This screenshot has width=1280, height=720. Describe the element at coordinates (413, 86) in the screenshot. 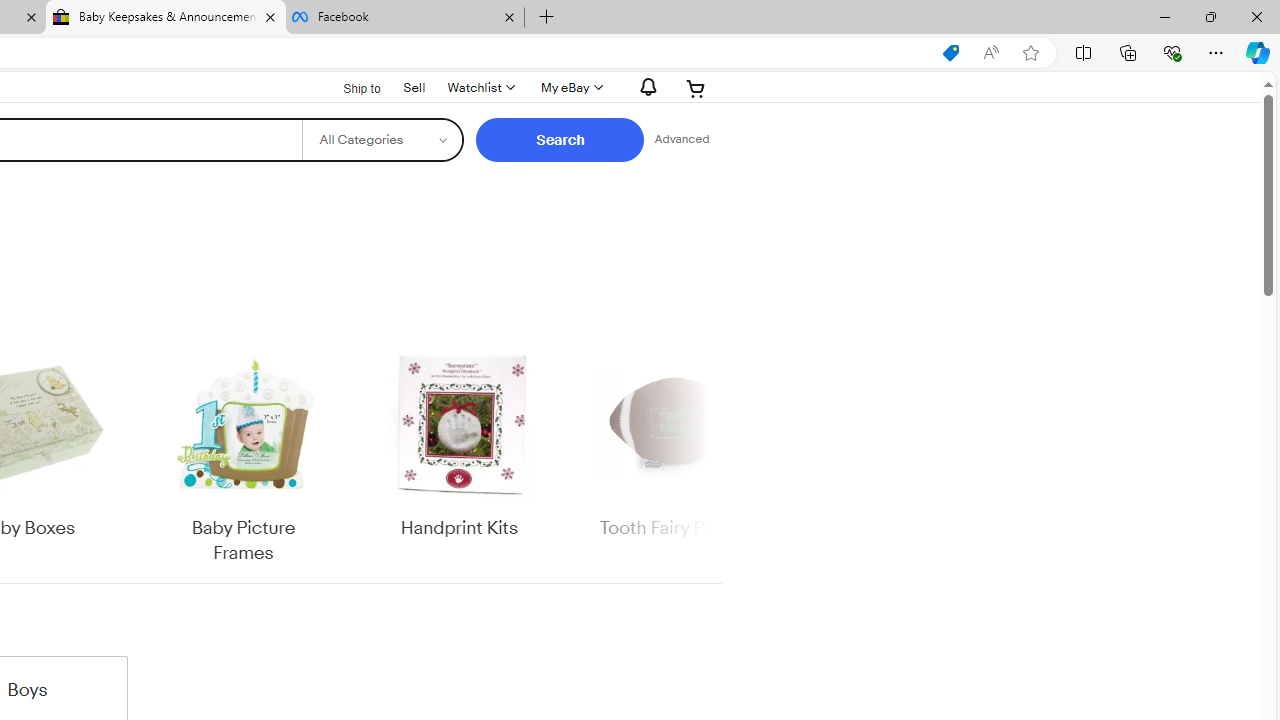

I see `'Sell'` at that location.